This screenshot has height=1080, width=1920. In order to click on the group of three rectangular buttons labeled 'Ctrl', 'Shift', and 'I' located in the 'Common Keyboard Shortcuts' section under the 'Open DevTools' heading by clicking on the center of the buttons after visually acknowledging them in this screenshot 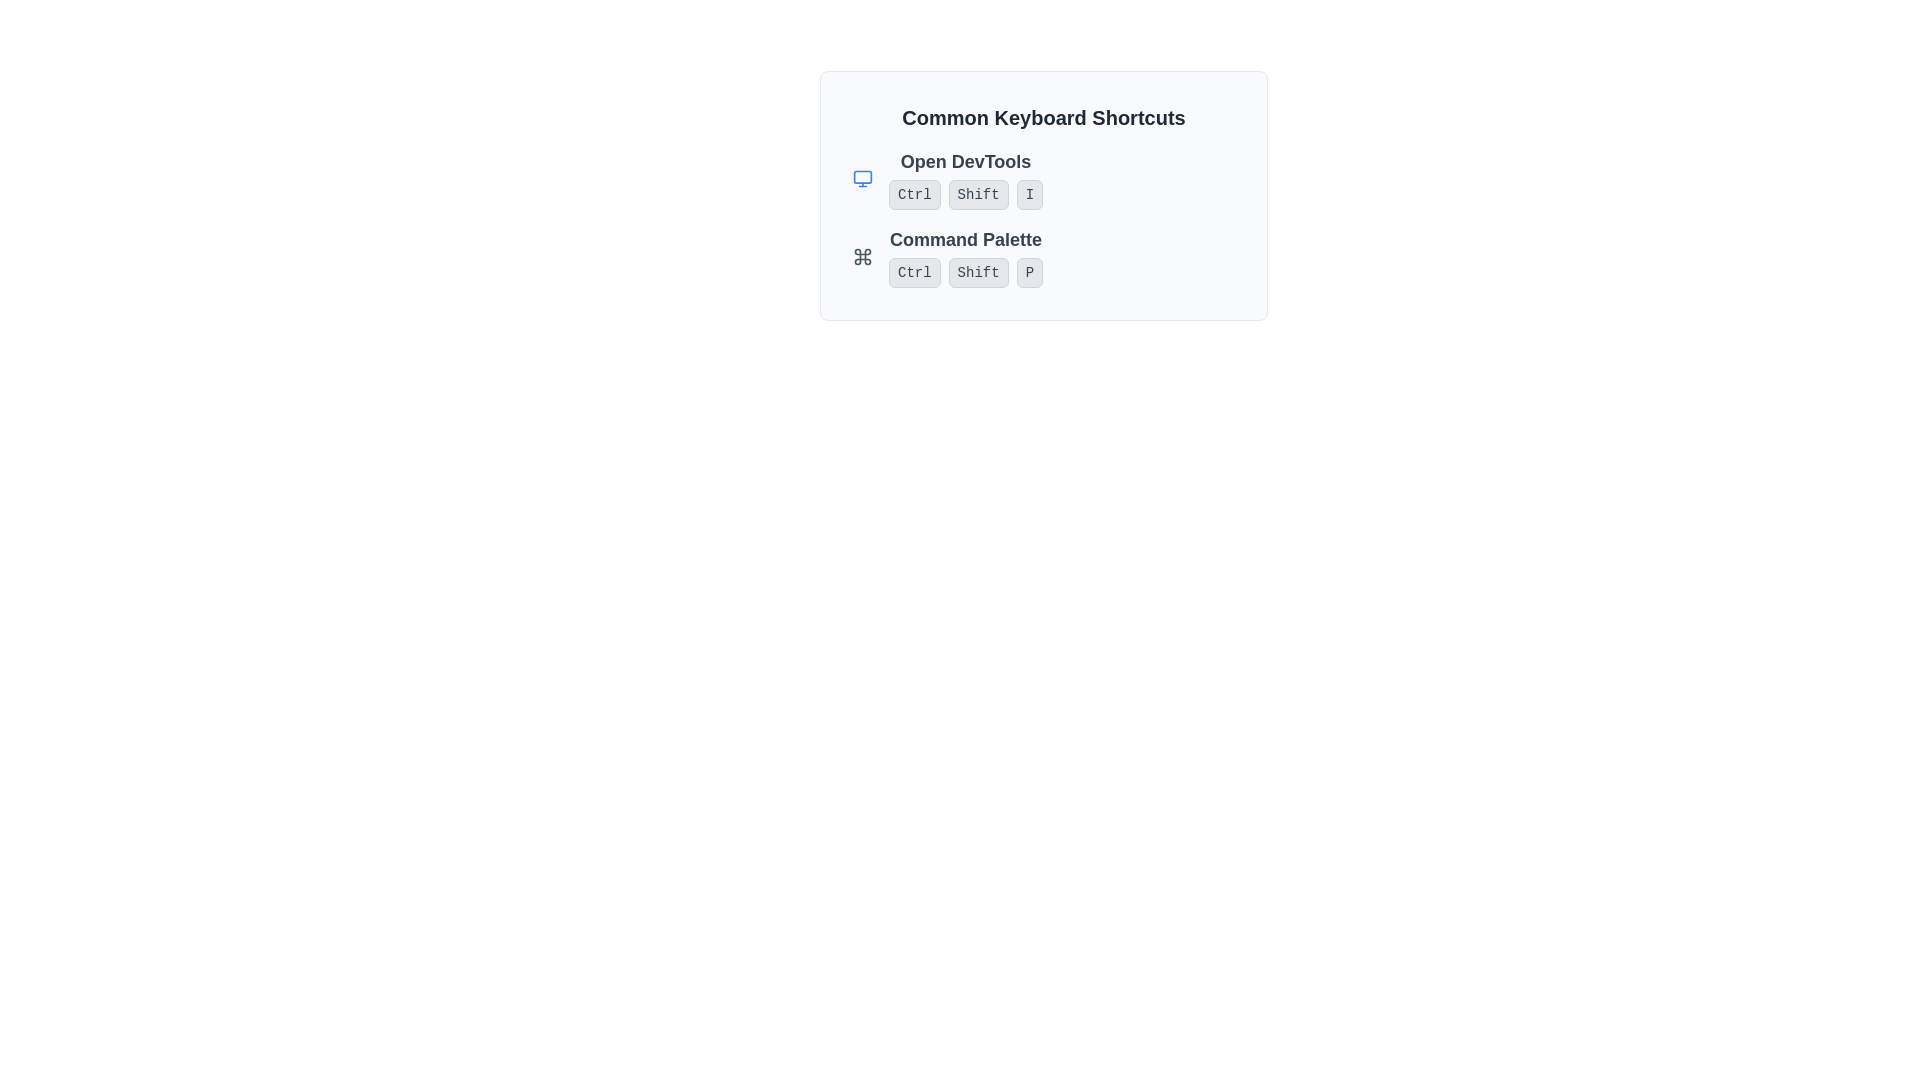, I will do `click(965, 195)`.